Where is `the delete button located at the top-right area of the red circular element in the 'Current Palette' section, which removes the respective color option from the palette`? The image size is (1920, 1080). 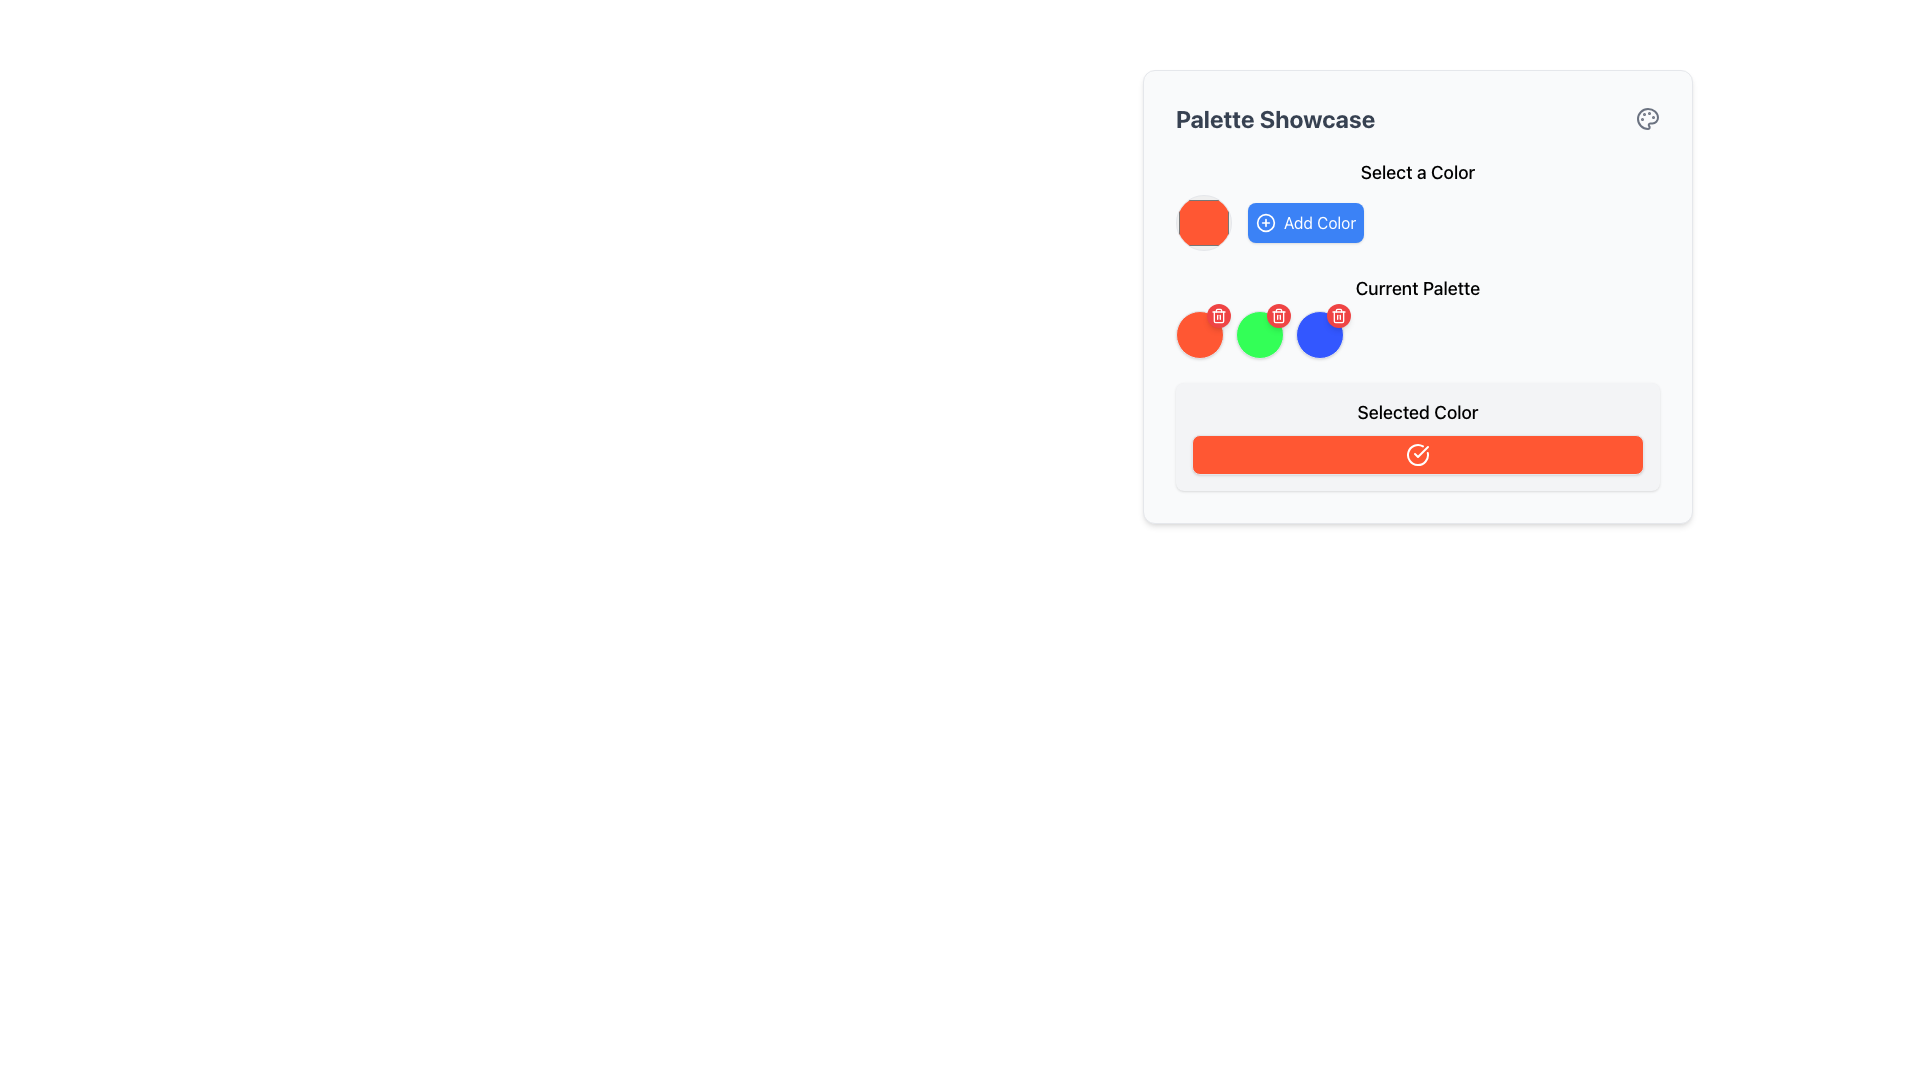 the delete button located at the top-right area of the red circular element in the 'Current Palette' section, which removes the respective color option from the palette is located at coordinates (1218, 315).